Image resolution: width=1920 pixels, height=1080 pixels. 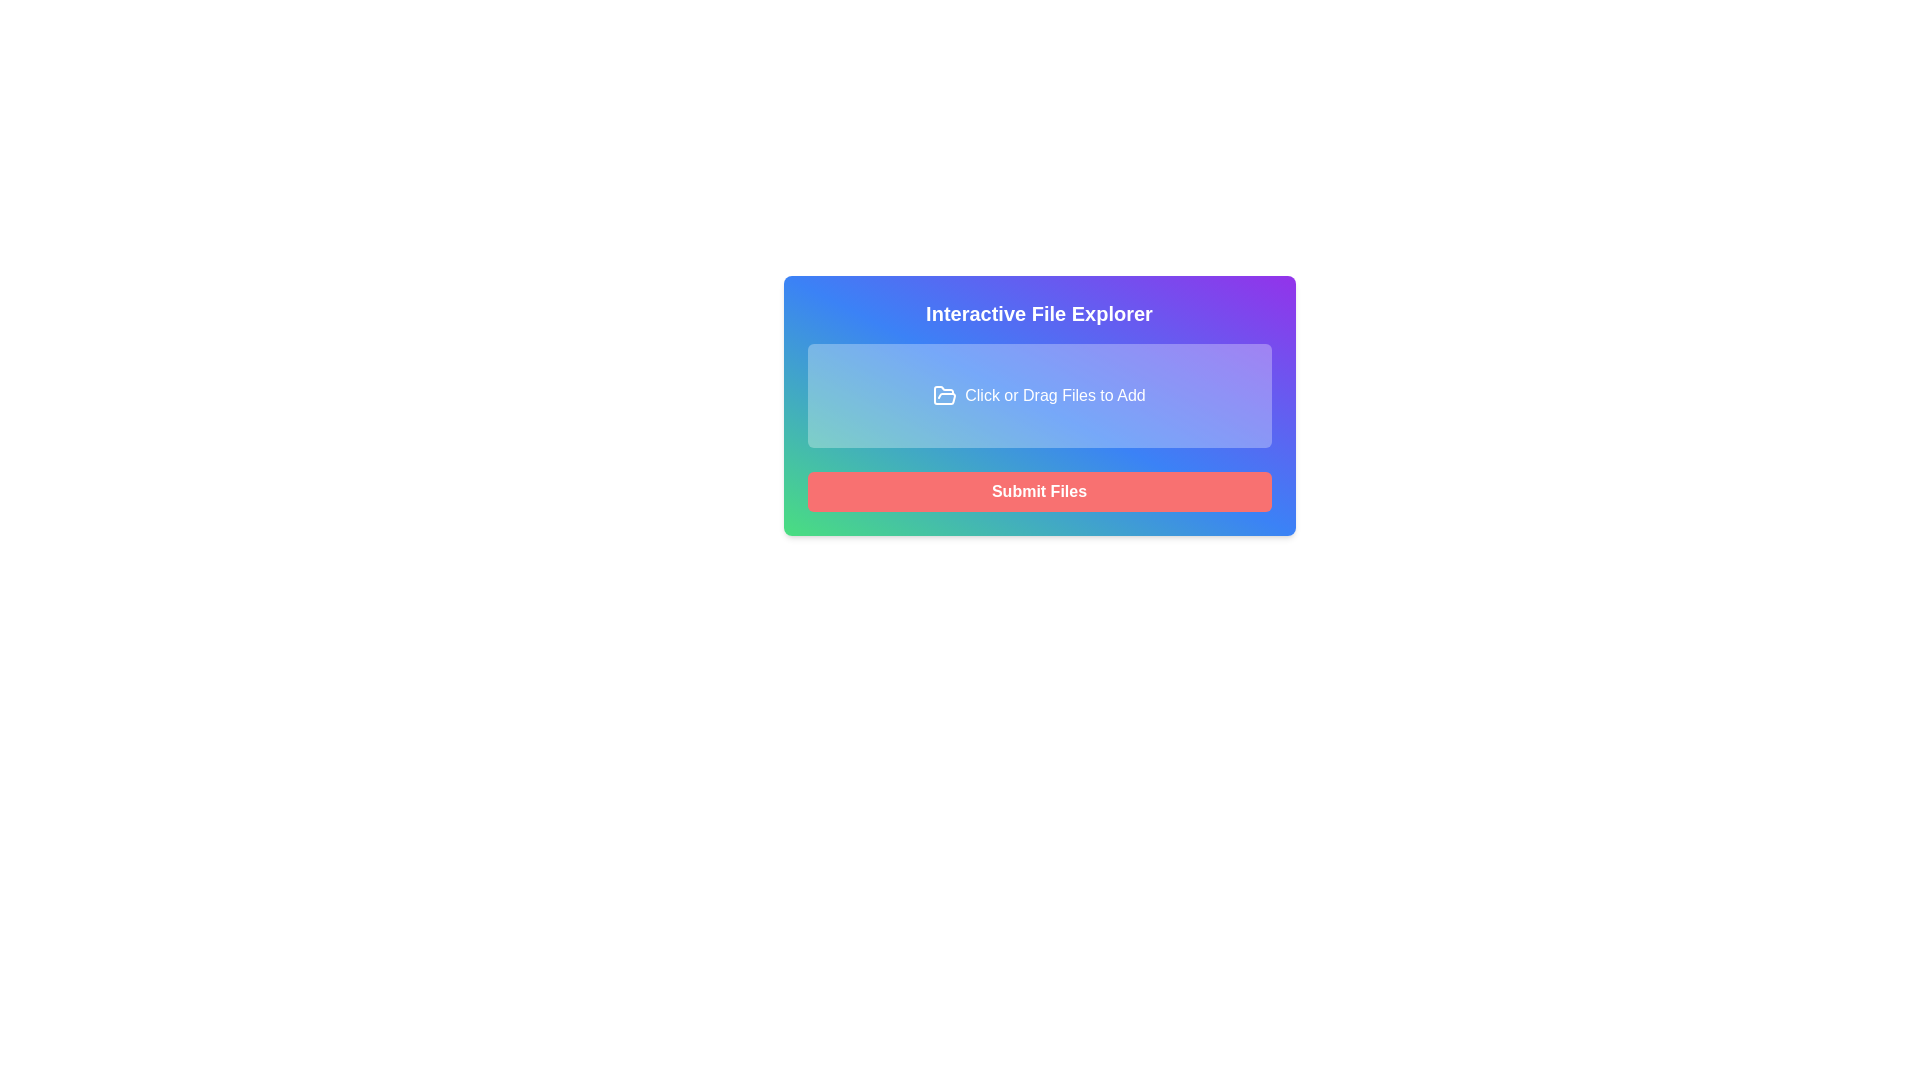 I want to click on the Text Label that provides instructions for the file upload feature, located to the right of the folder icon, so click(x=1054, y=396).